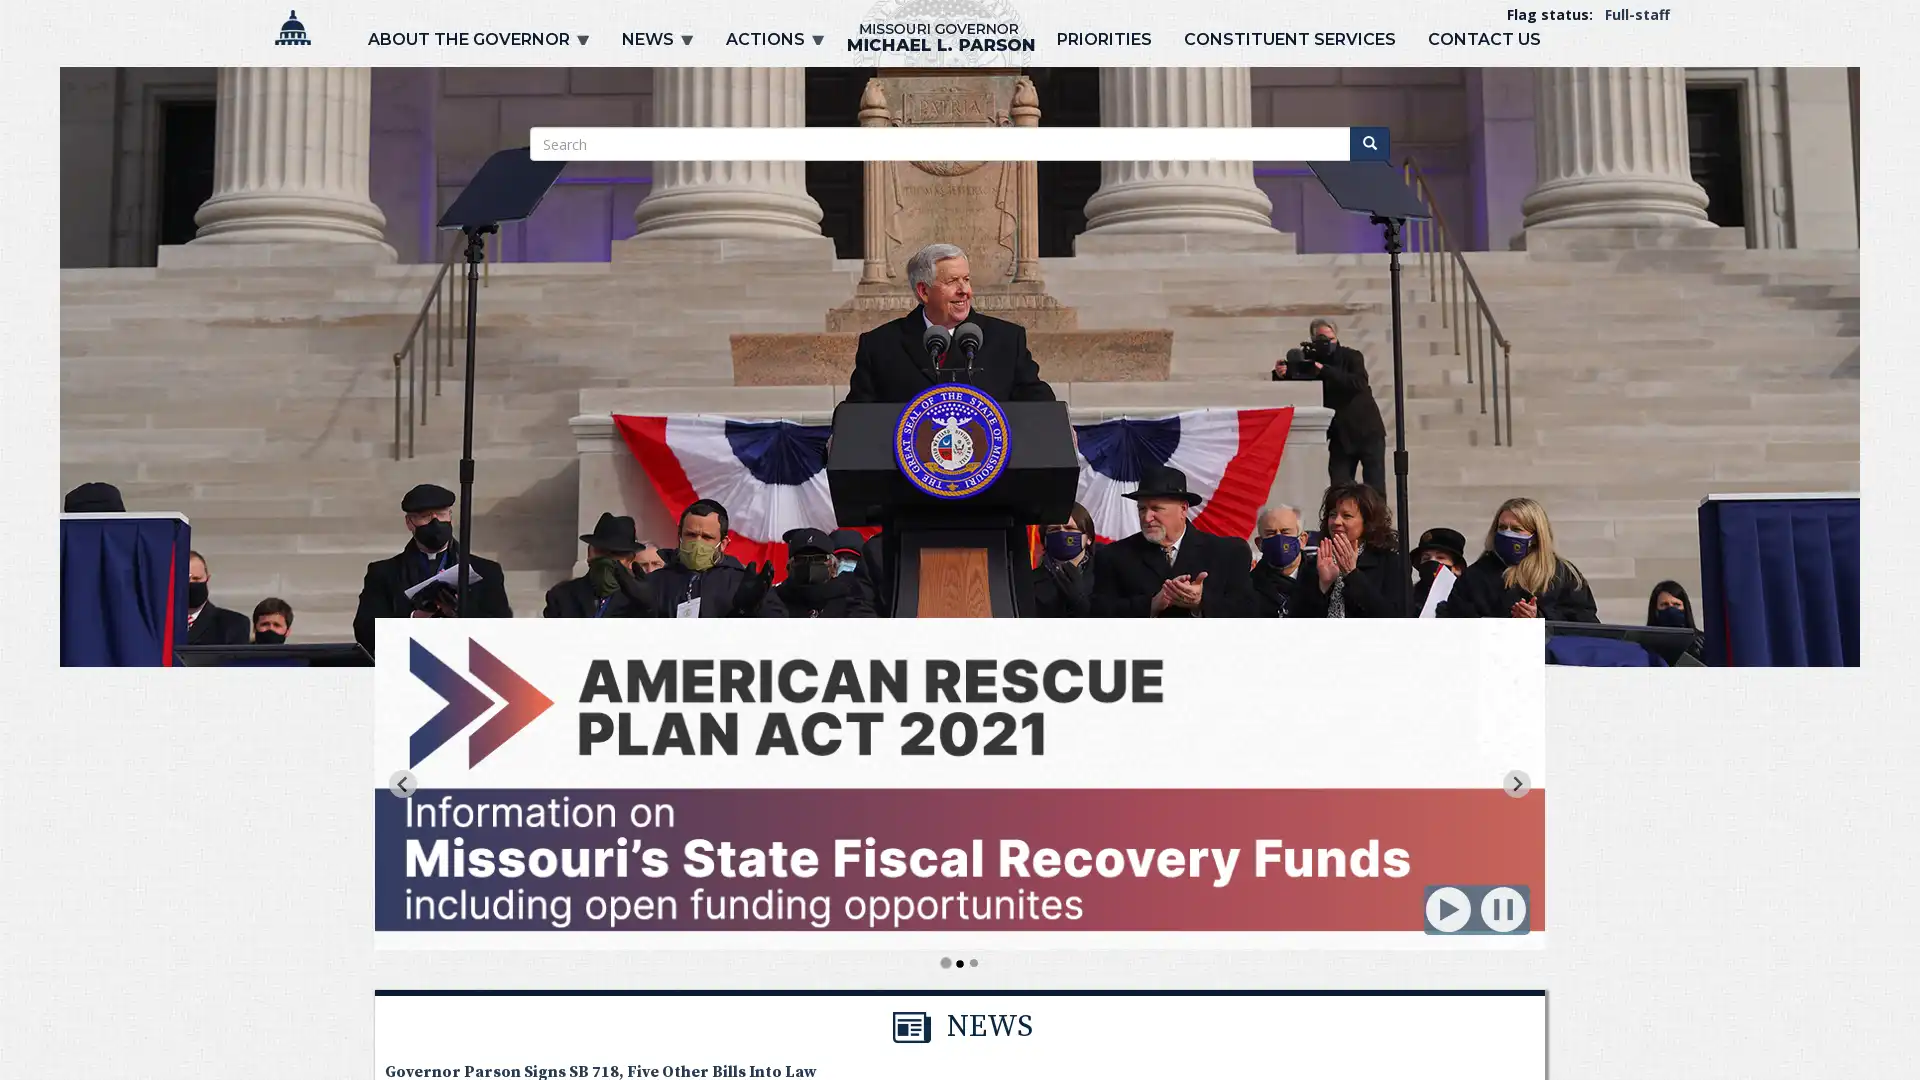 This screenshot has height=1080, width=1920. What do you see at coordinates (1504, 910) in the screenshot?
I see `Pause autoplay` at bounding box center [1504, 910].